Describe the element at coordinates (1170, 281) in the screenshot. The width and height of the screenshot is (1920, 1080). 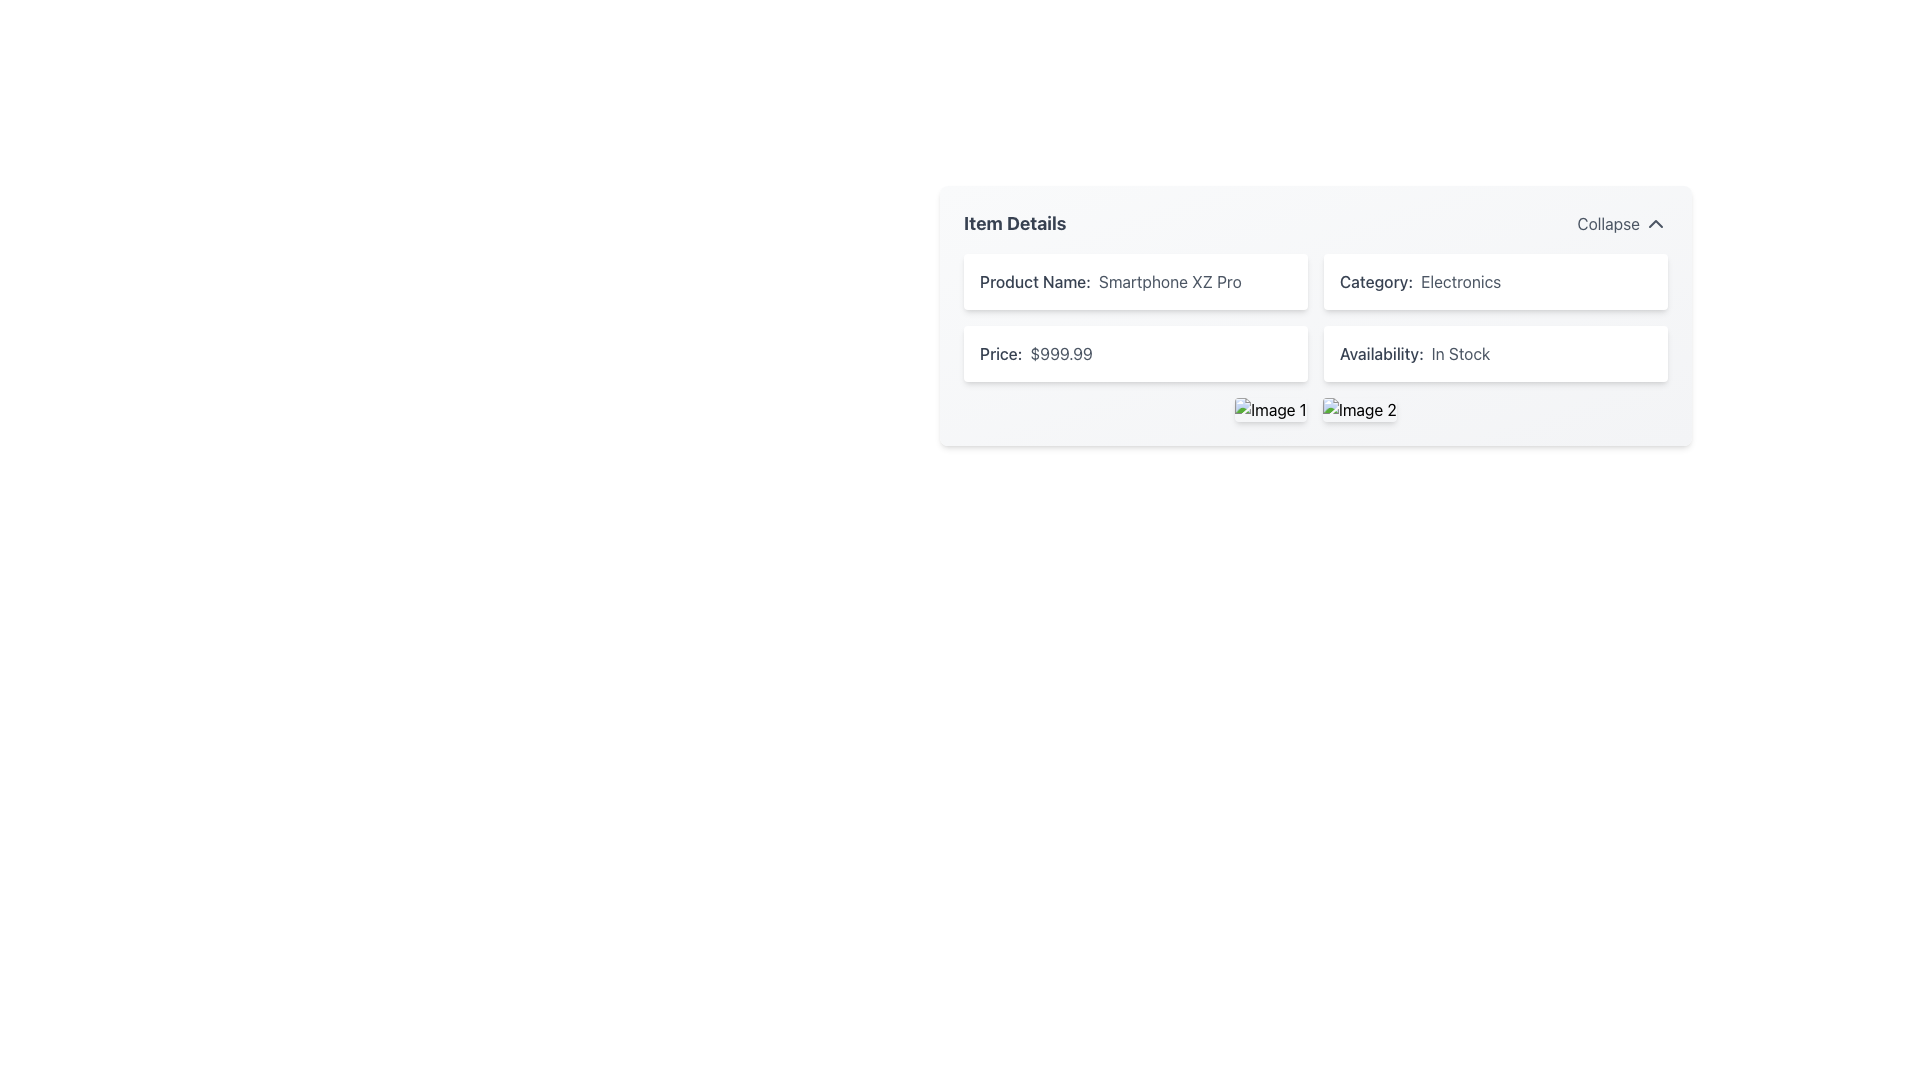
I see `the Text Label displaying 'Smartphone XZ Pro', which is styled in gray and located next to 'Product Name:' within a card-like component` at that location.